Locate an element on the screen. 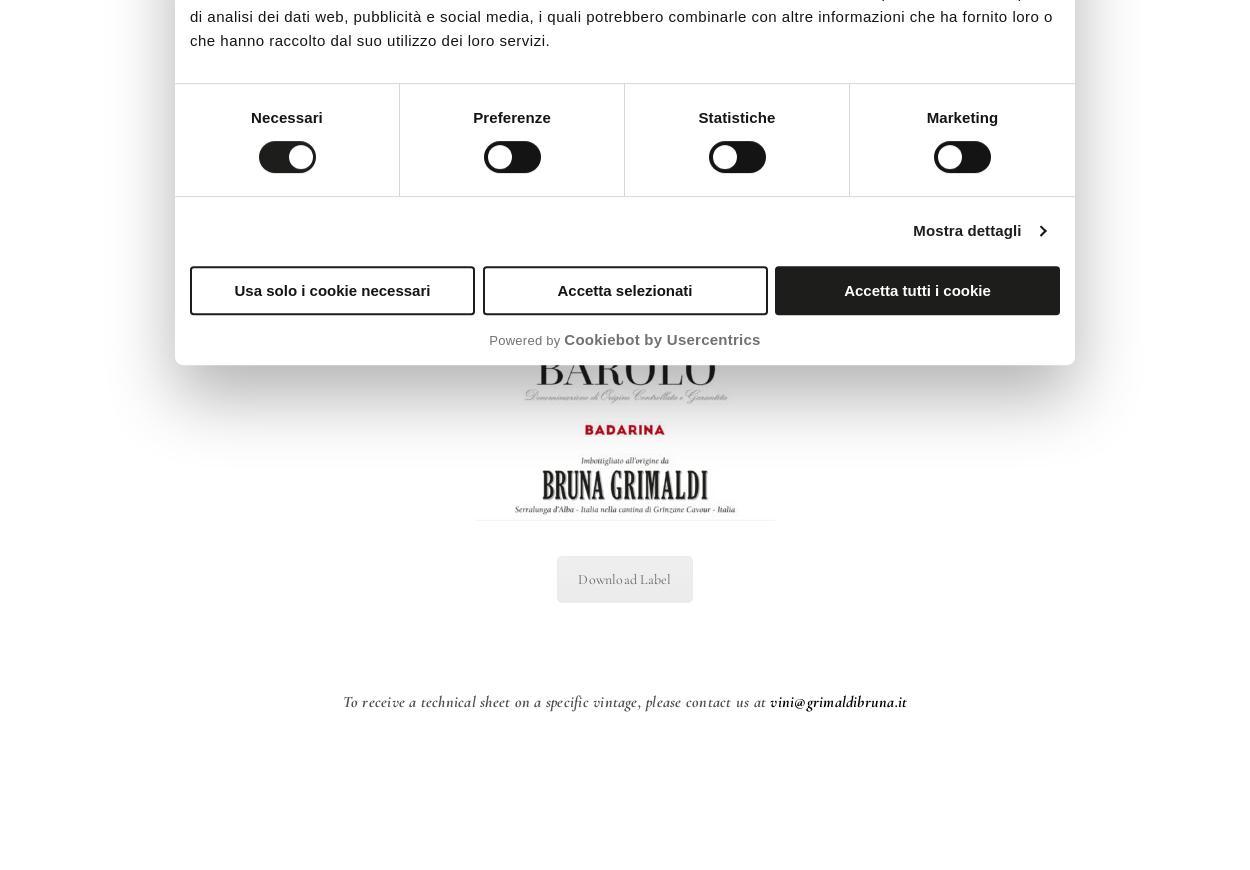 This screenshot has width=1250, height=870. 'Accetta tutti i cookie' is located at coordinates (917, 289).